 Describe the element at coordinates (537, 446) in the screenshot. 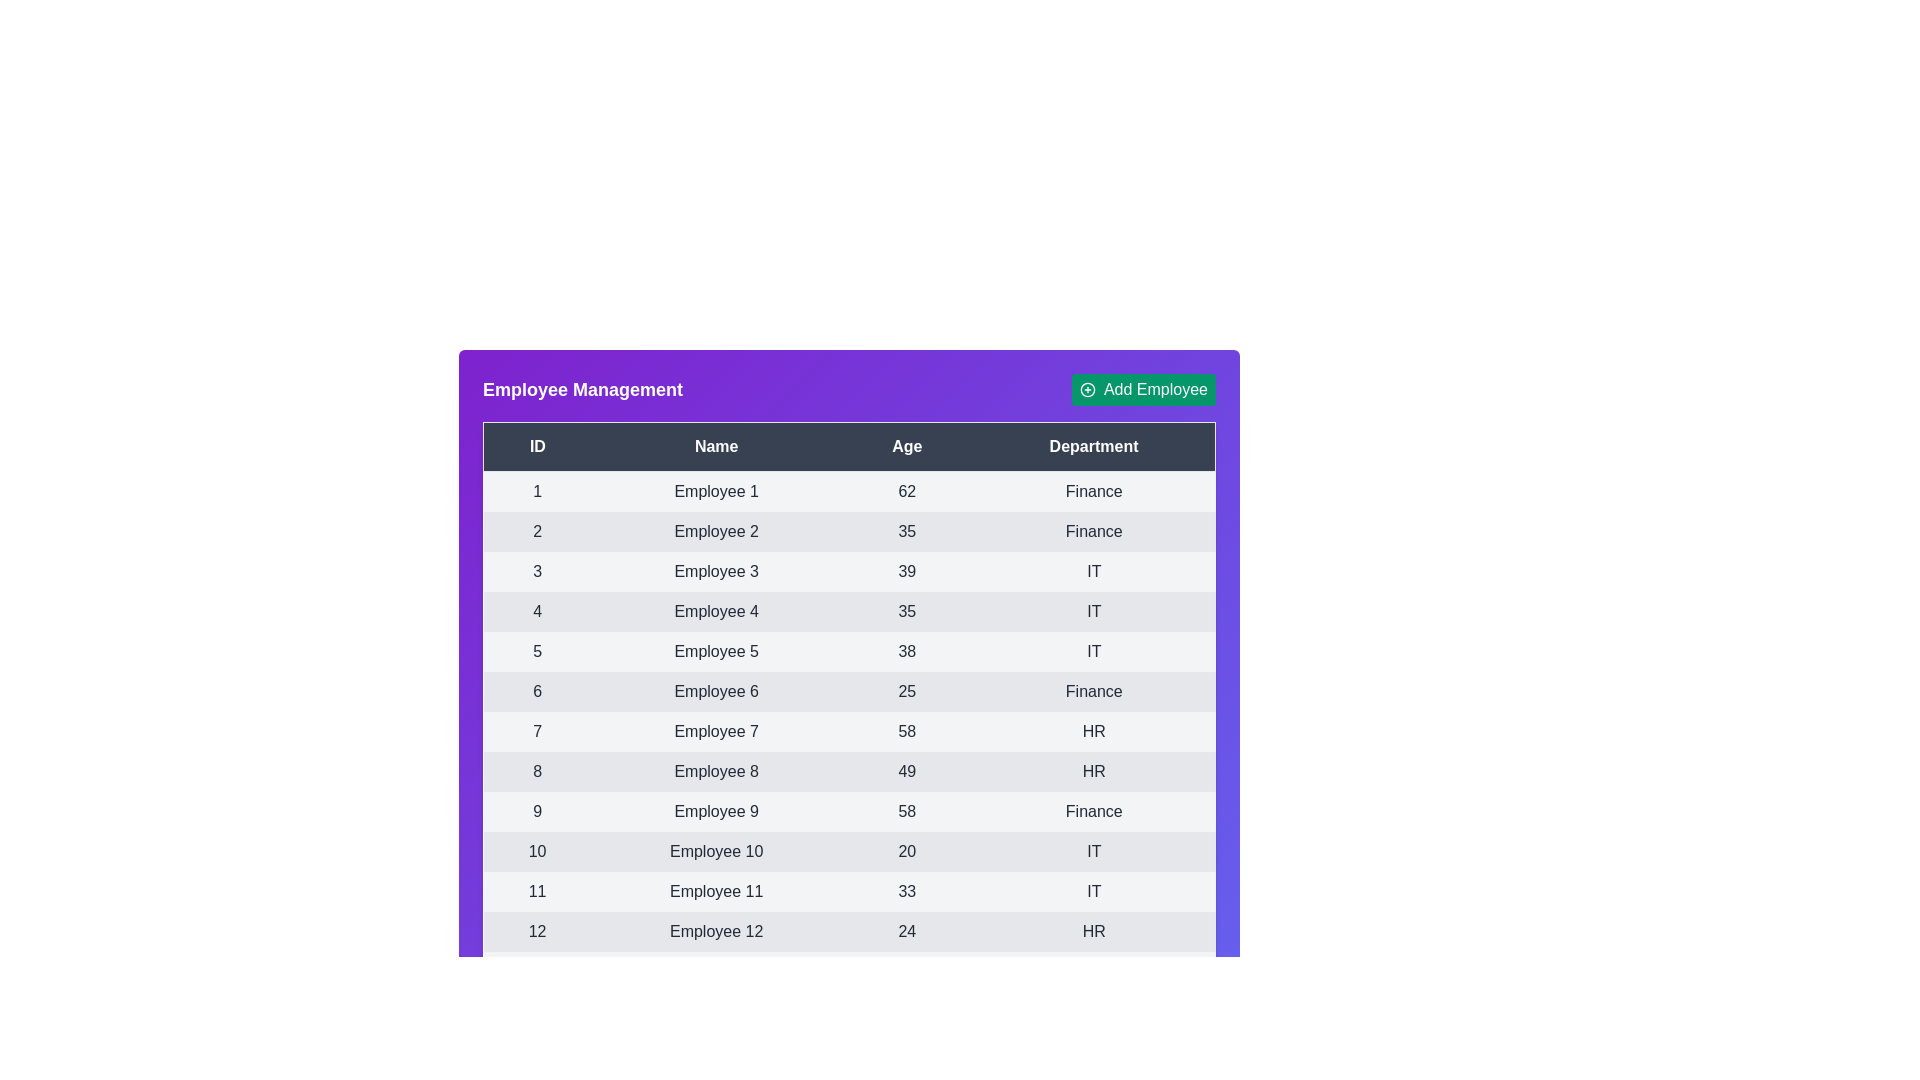

I see `the table header to sort the data by ID` at that location.